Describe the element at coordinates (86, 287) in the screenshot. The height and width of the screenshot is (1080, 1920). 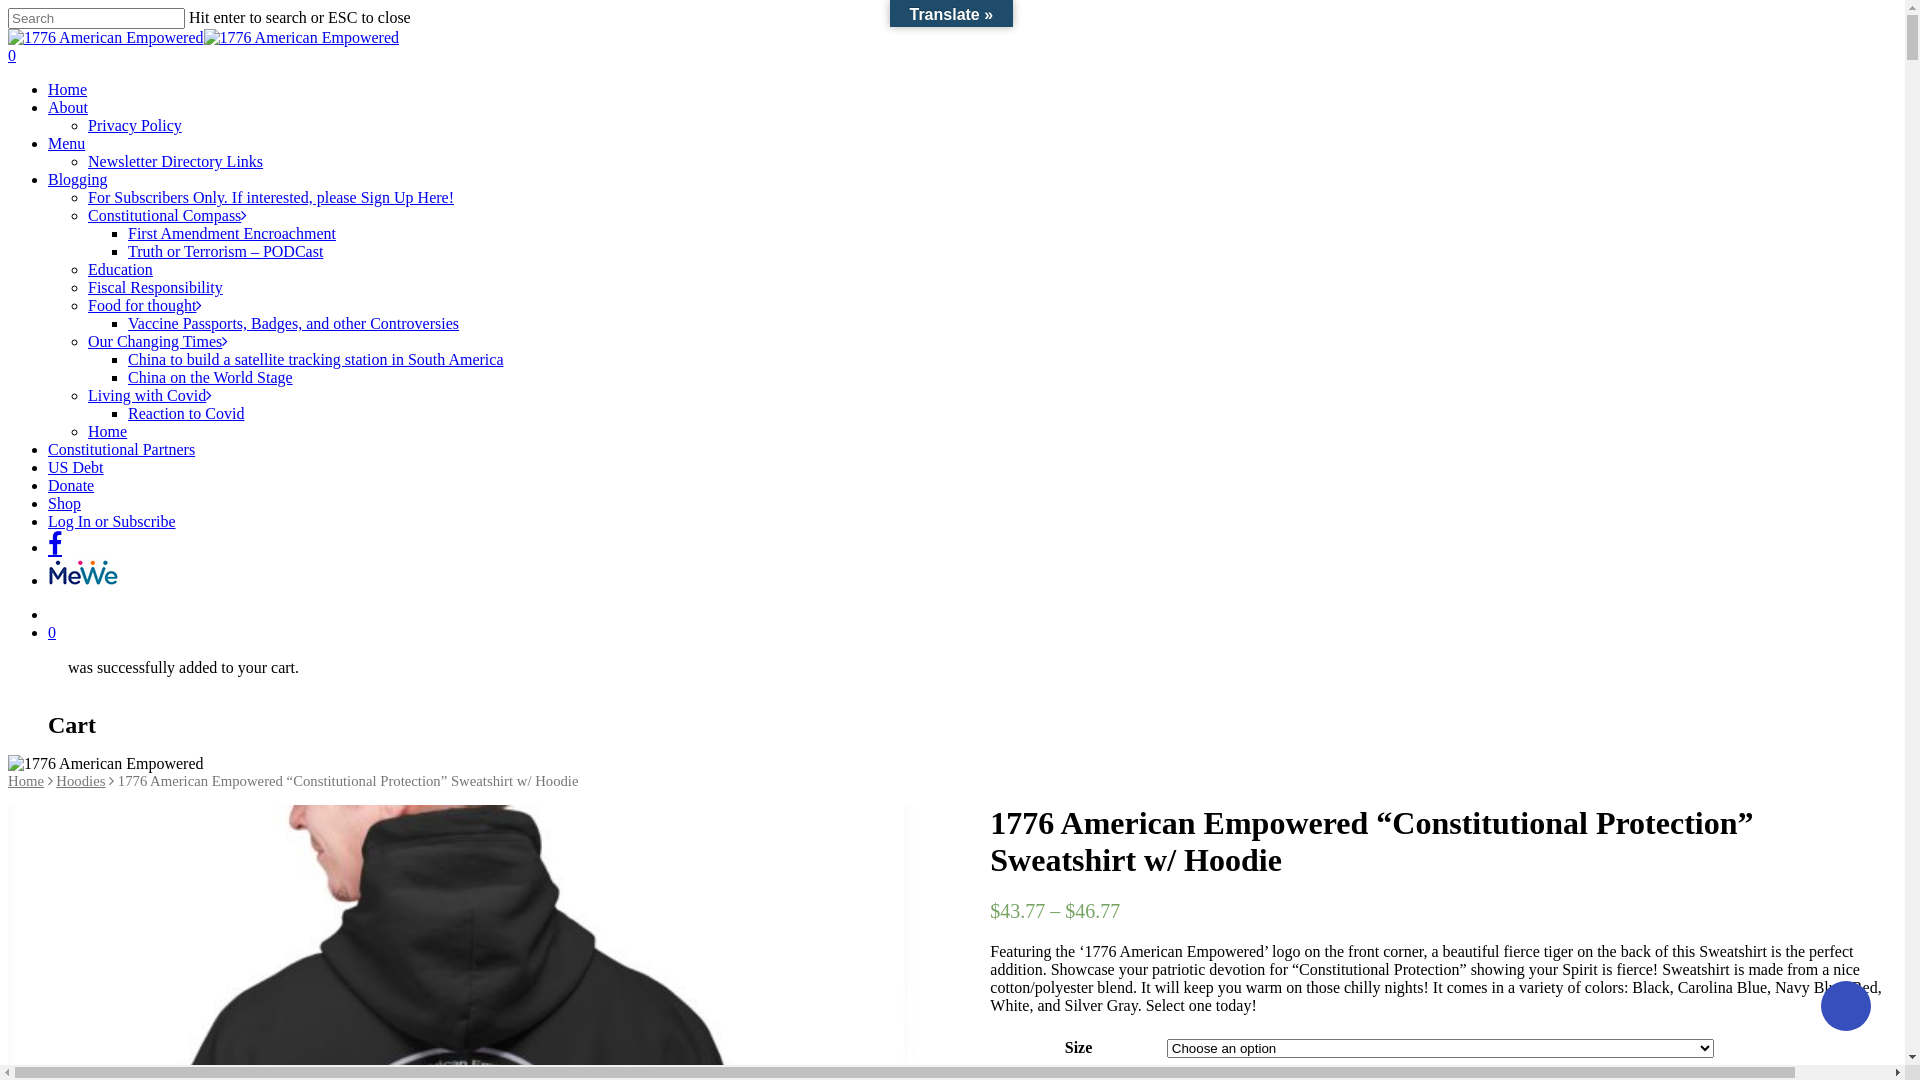
I see `'Fiscal Responsibility'` at that location.